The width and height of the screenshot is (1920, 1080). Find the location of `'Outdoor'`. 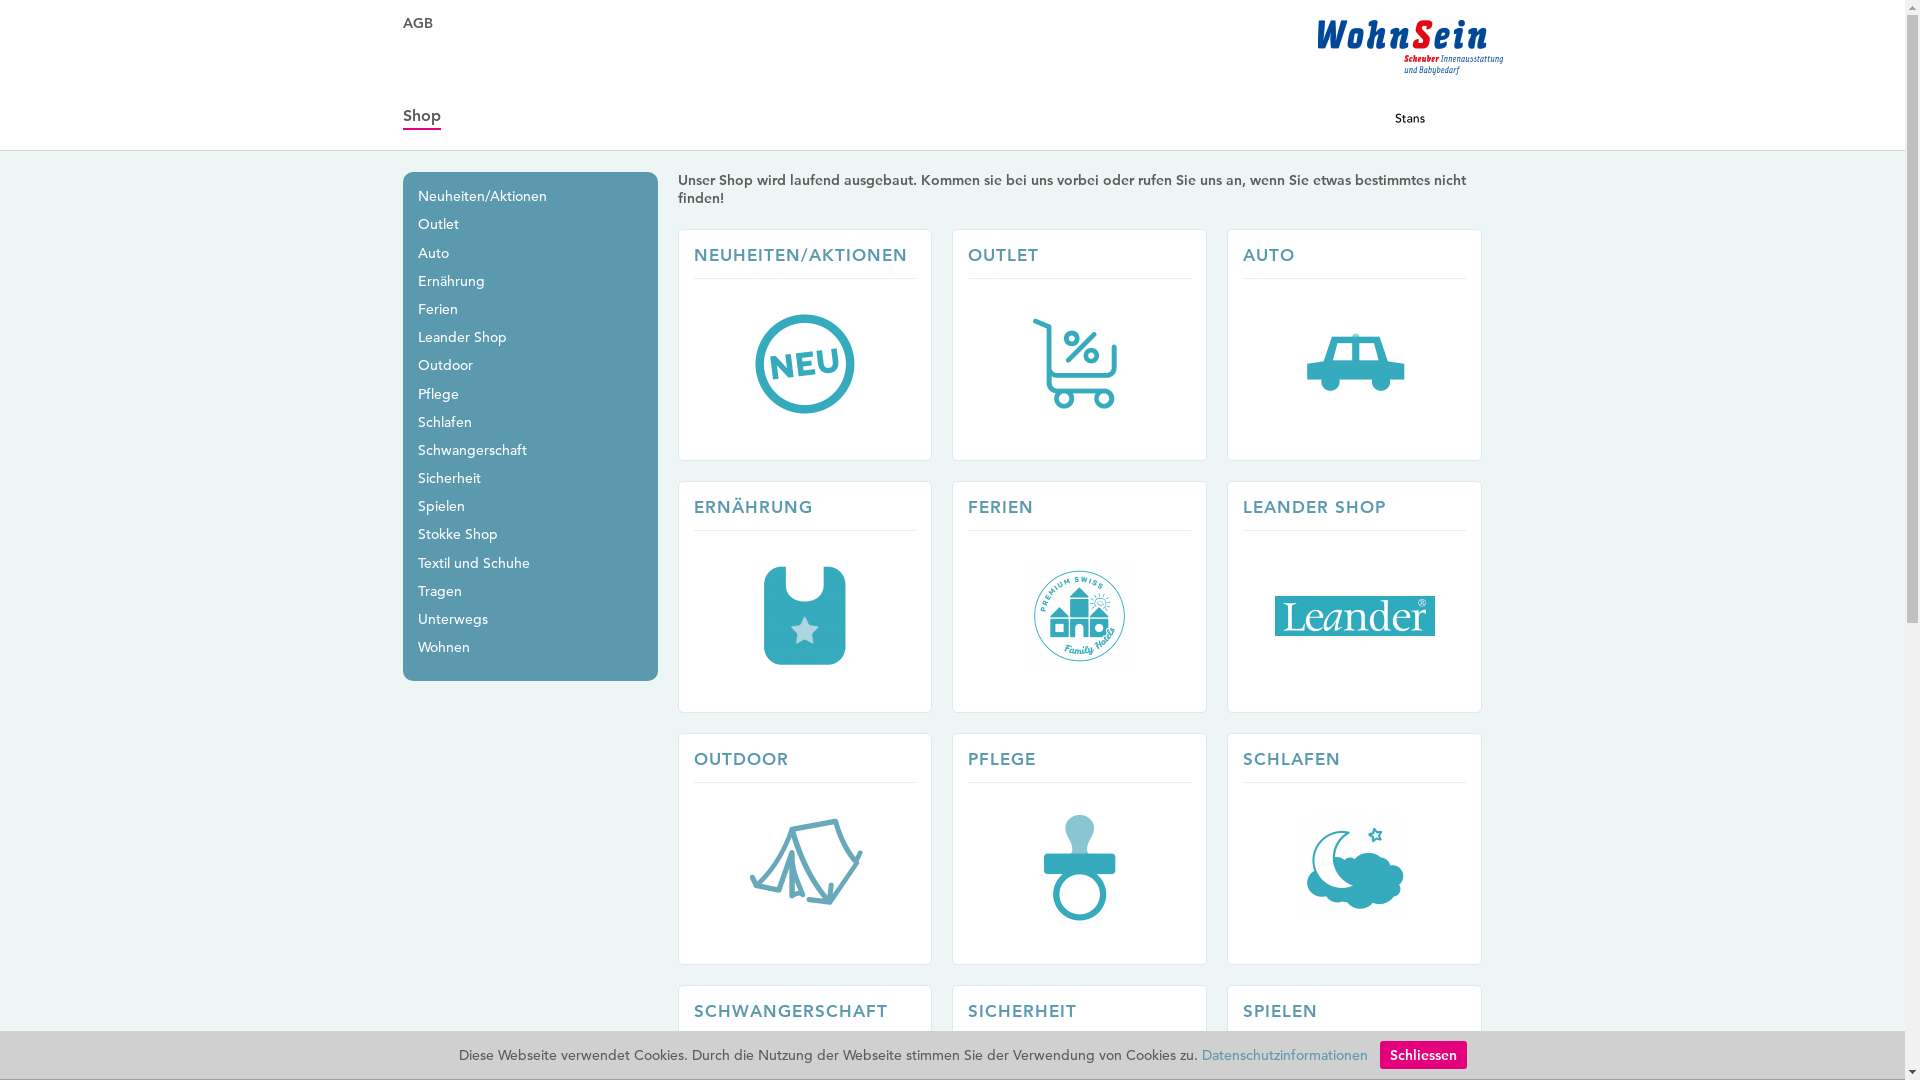

'Outdoor' is located at coordinates (444, 365).